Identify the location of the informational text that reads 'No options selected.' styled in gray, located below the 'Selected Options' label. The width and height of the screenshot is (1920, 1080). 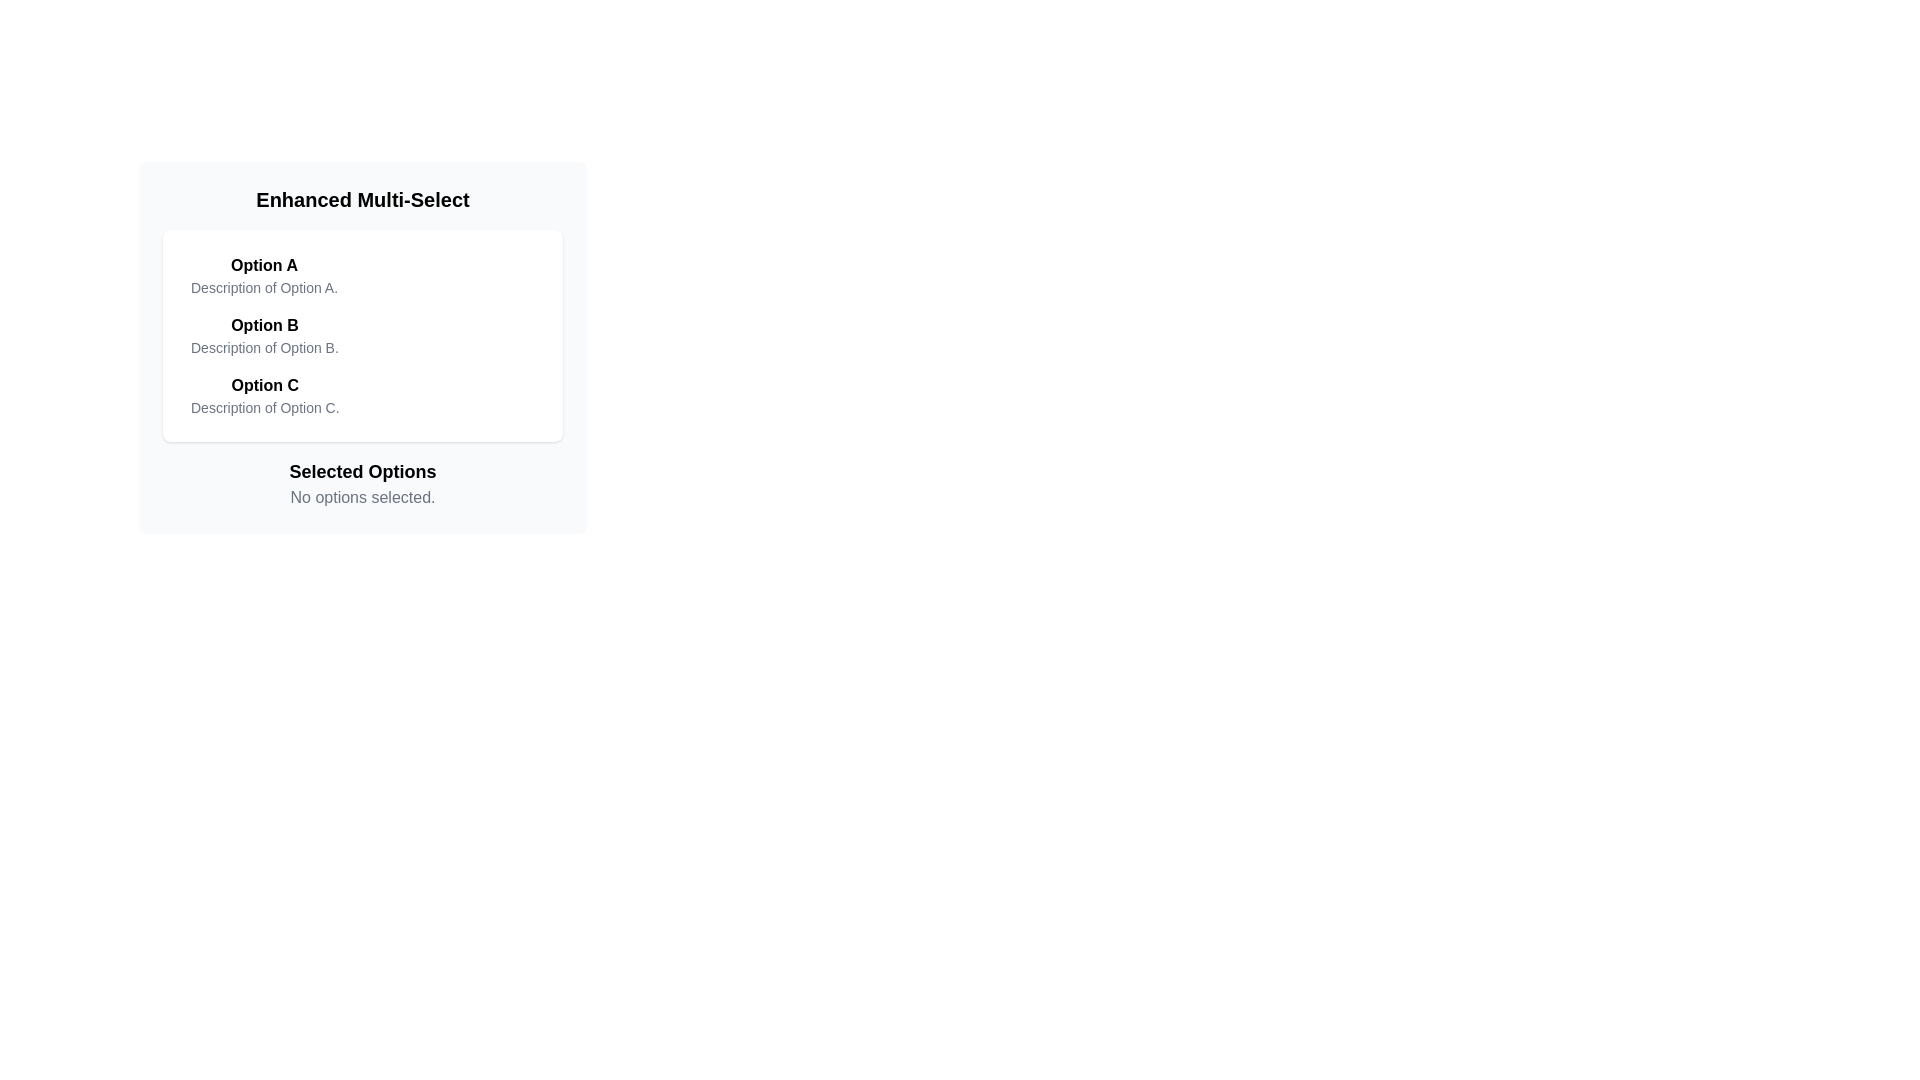
(363, 496).